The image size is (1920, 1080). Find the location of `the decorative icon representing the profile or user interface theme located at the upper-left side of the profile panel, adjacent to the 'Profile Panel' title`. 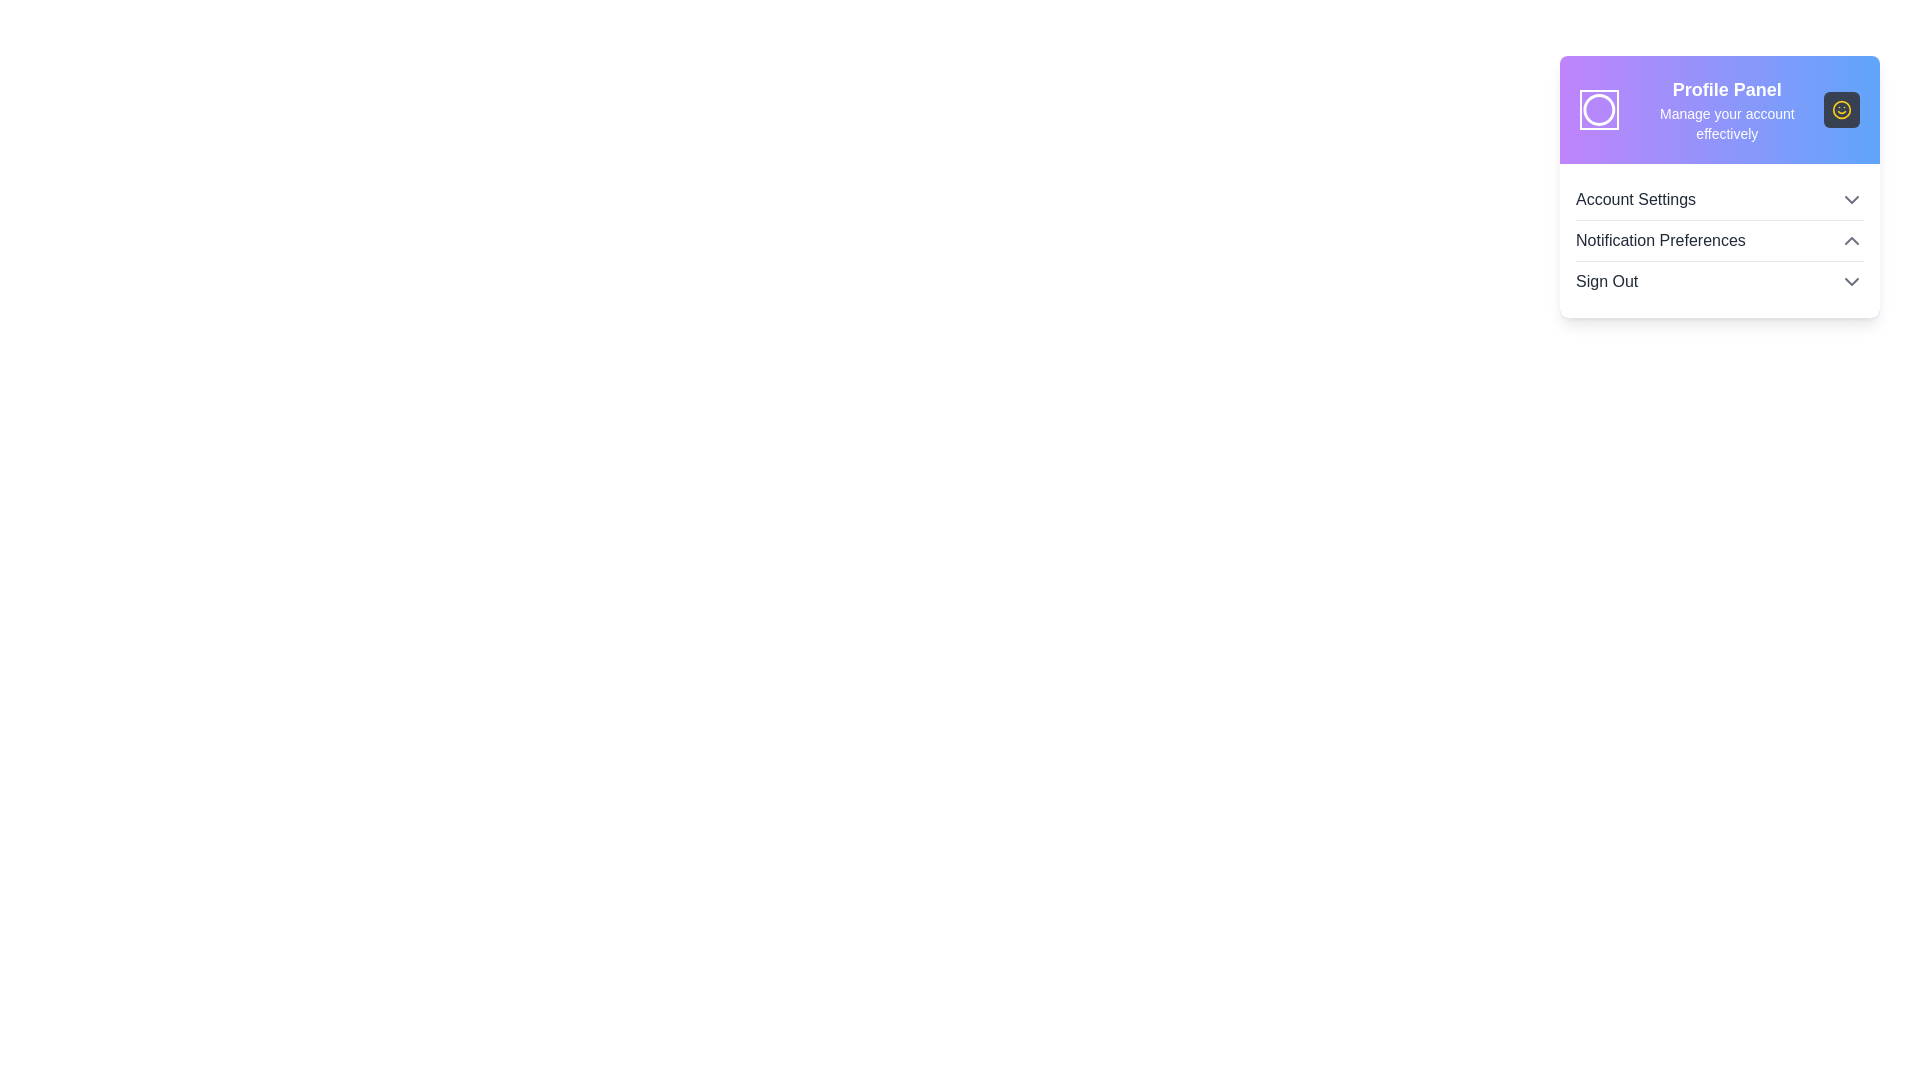

the decorative icon representing the profile or user interface theme located at the upper-left side of the profile panel, adjacent to the 'Profile Panel' title is located at coordinates (1598, 110).